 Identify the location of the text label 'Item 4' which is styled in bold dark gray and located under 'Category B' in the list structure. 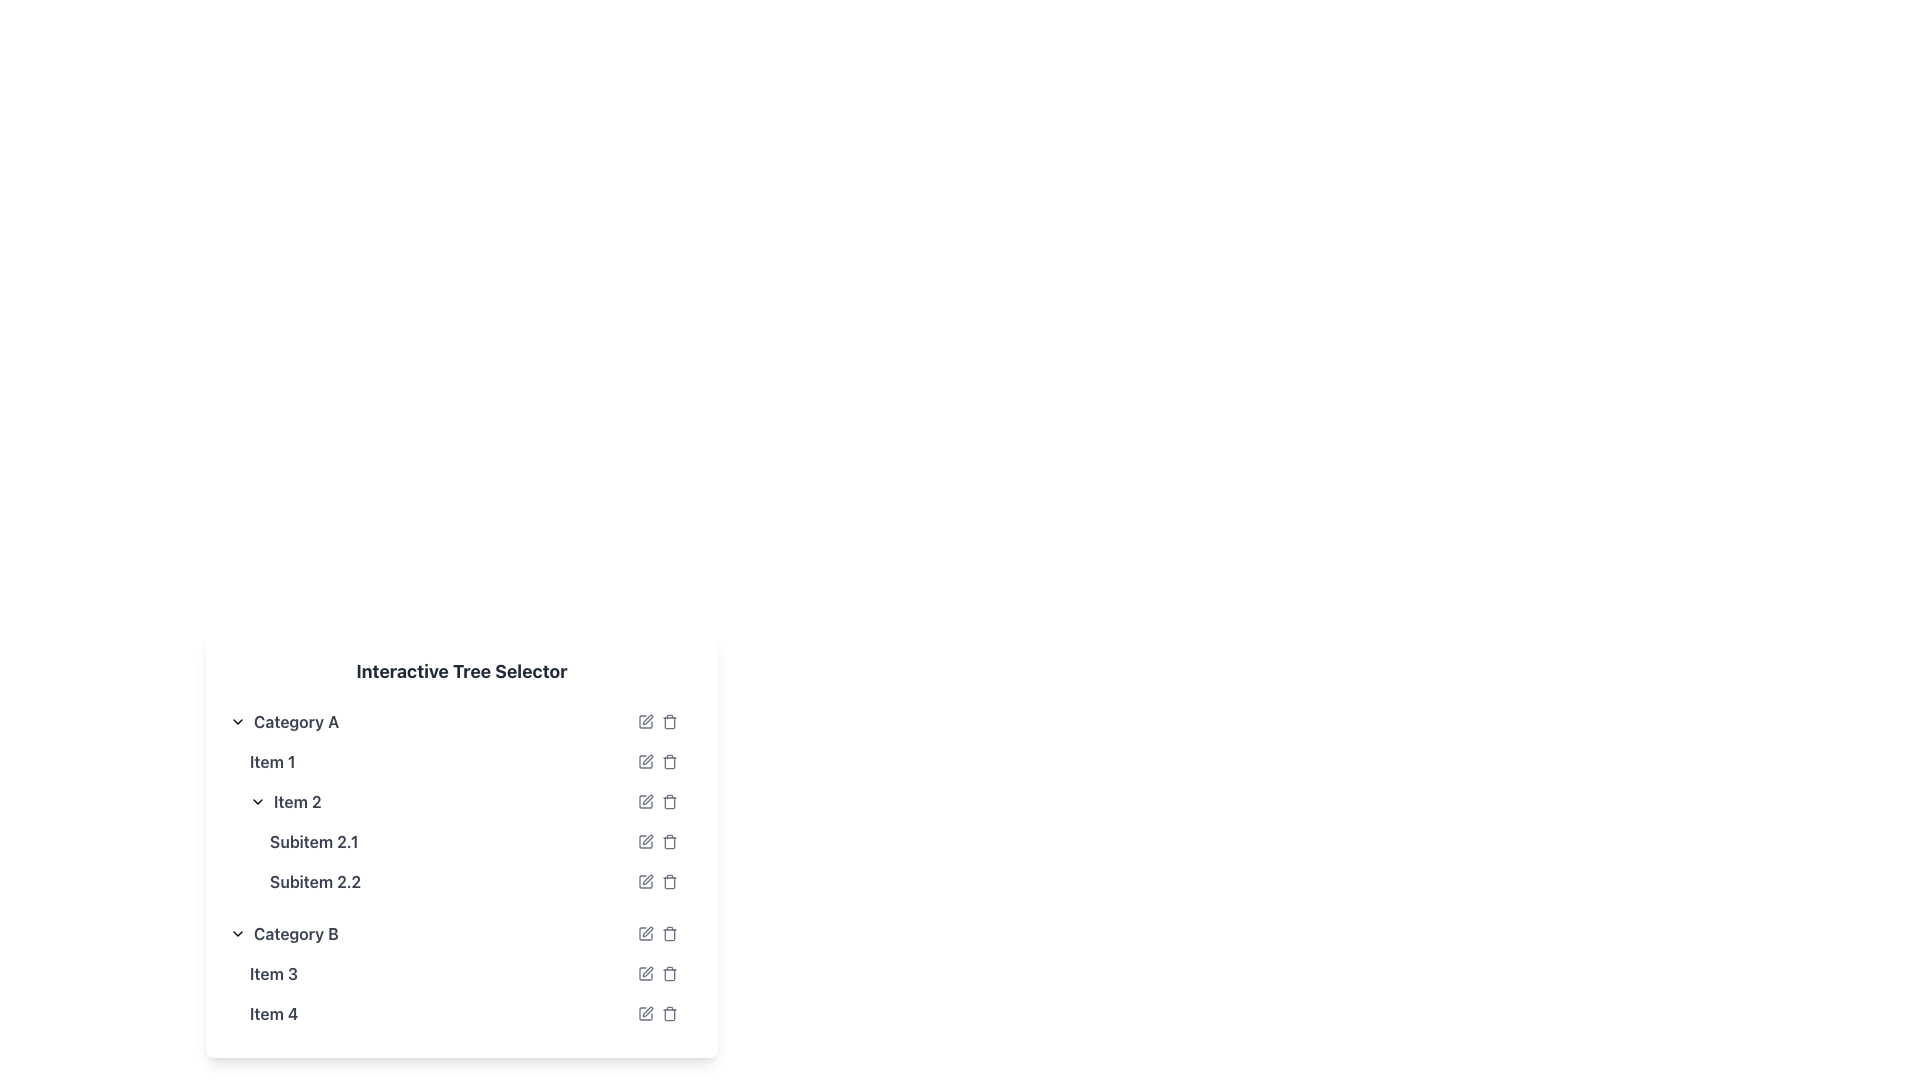
(273, 1014).